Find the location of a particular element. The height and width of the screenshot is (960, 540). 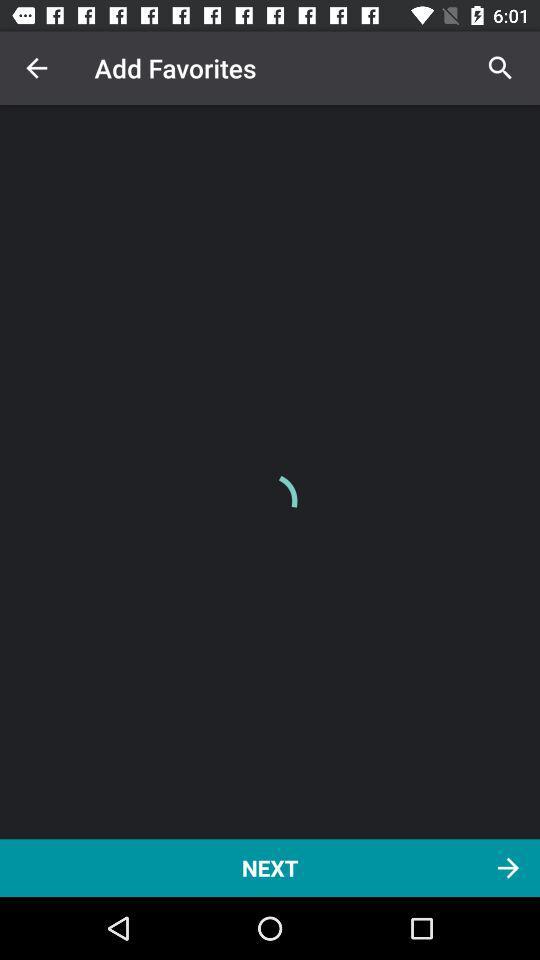

the item above the next is located at coordinates (36, 68).